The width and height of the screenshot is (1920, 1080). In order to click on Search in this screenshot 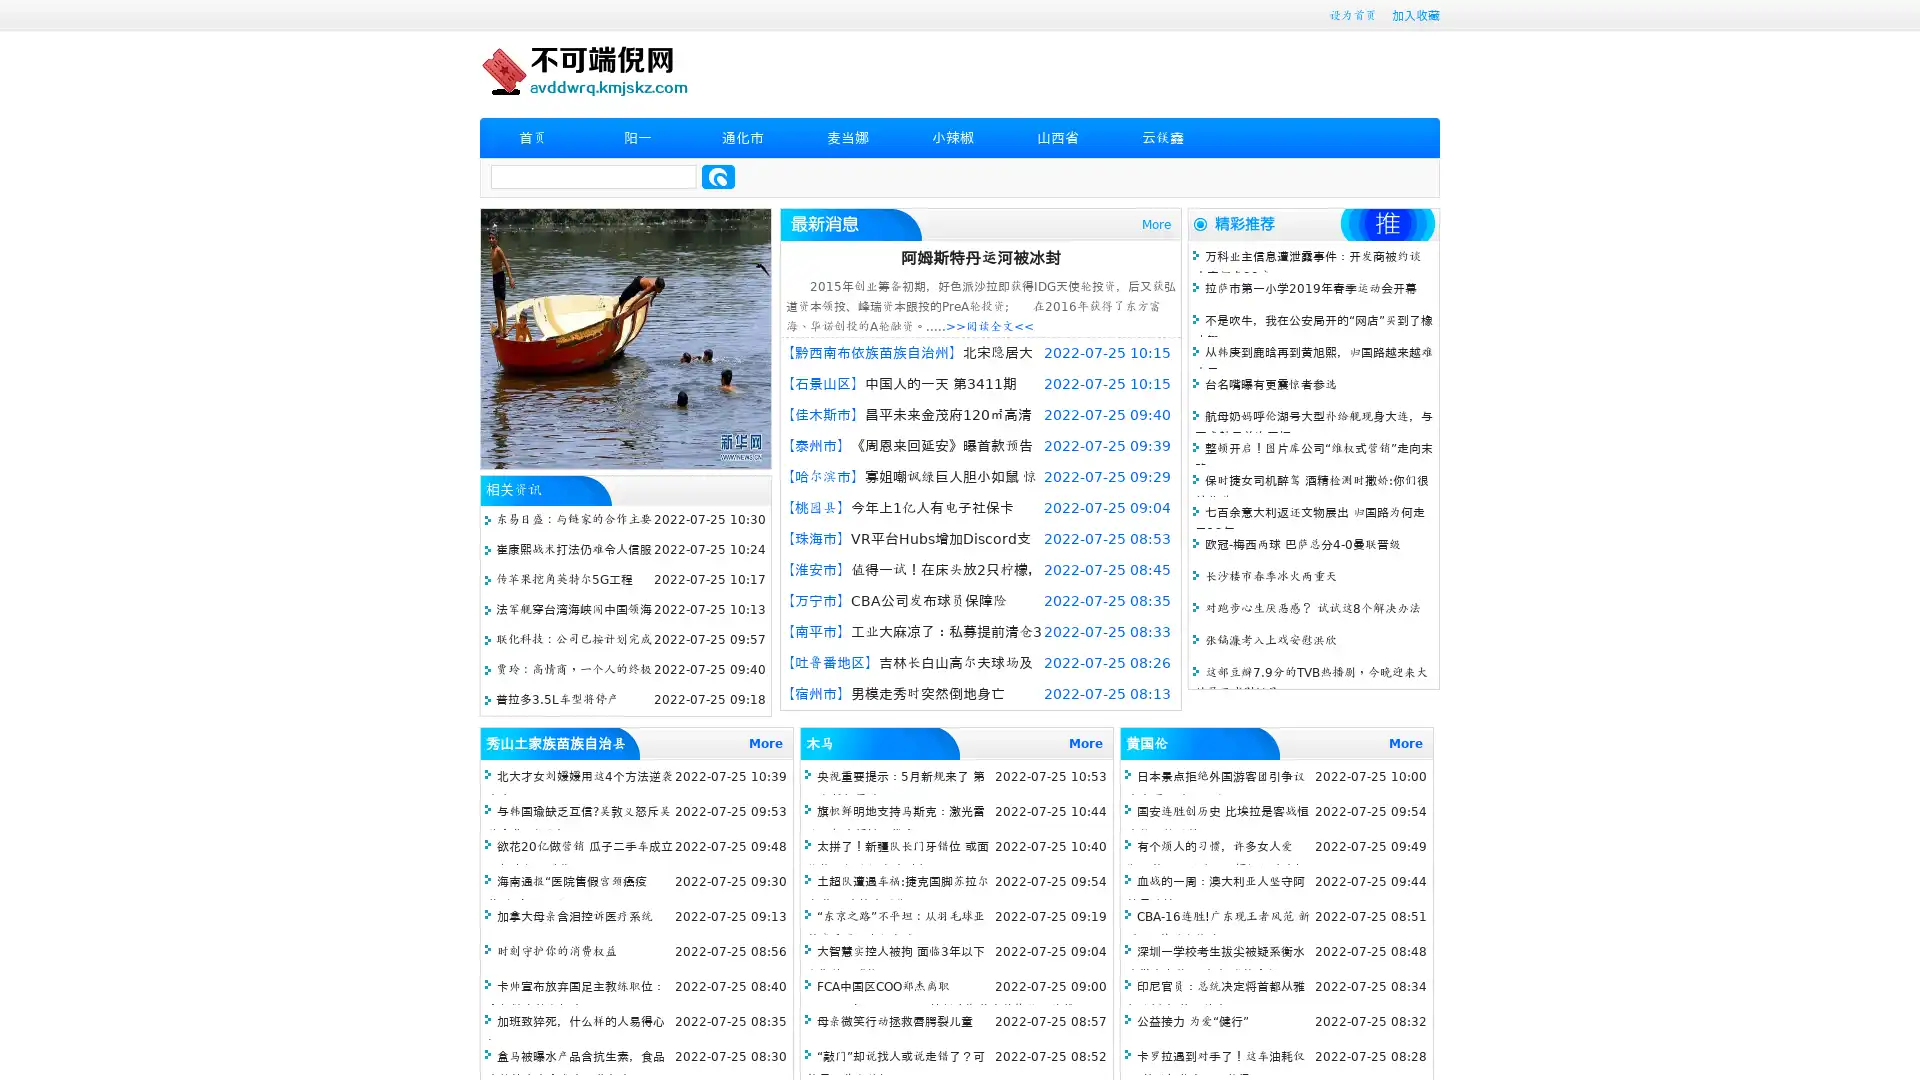, I will do `click(718, 176)`.